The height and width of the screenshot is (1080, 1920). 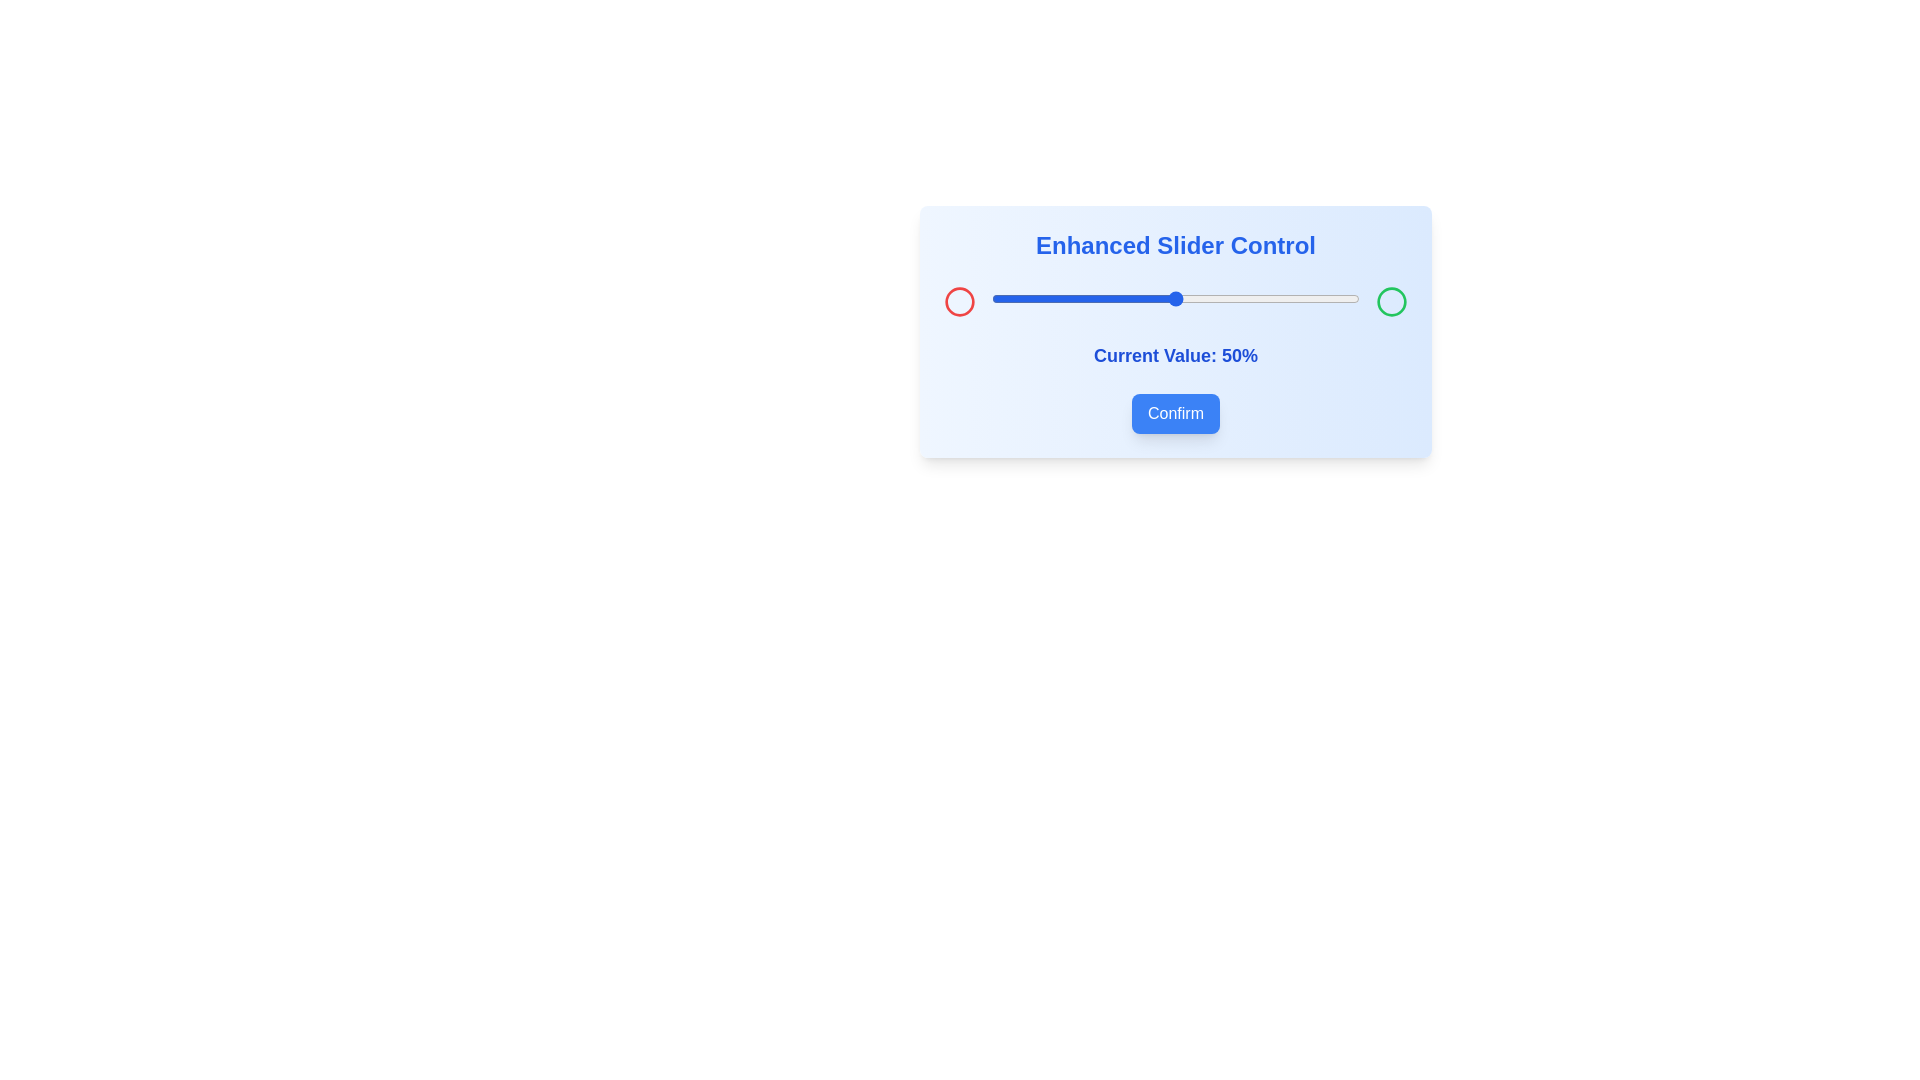 I want to click on the 'Confirm' button, which is a blue rectangular button with white text and rounded corners, located below the text 'Current Value: 50%', so click(x=1176, y=412).